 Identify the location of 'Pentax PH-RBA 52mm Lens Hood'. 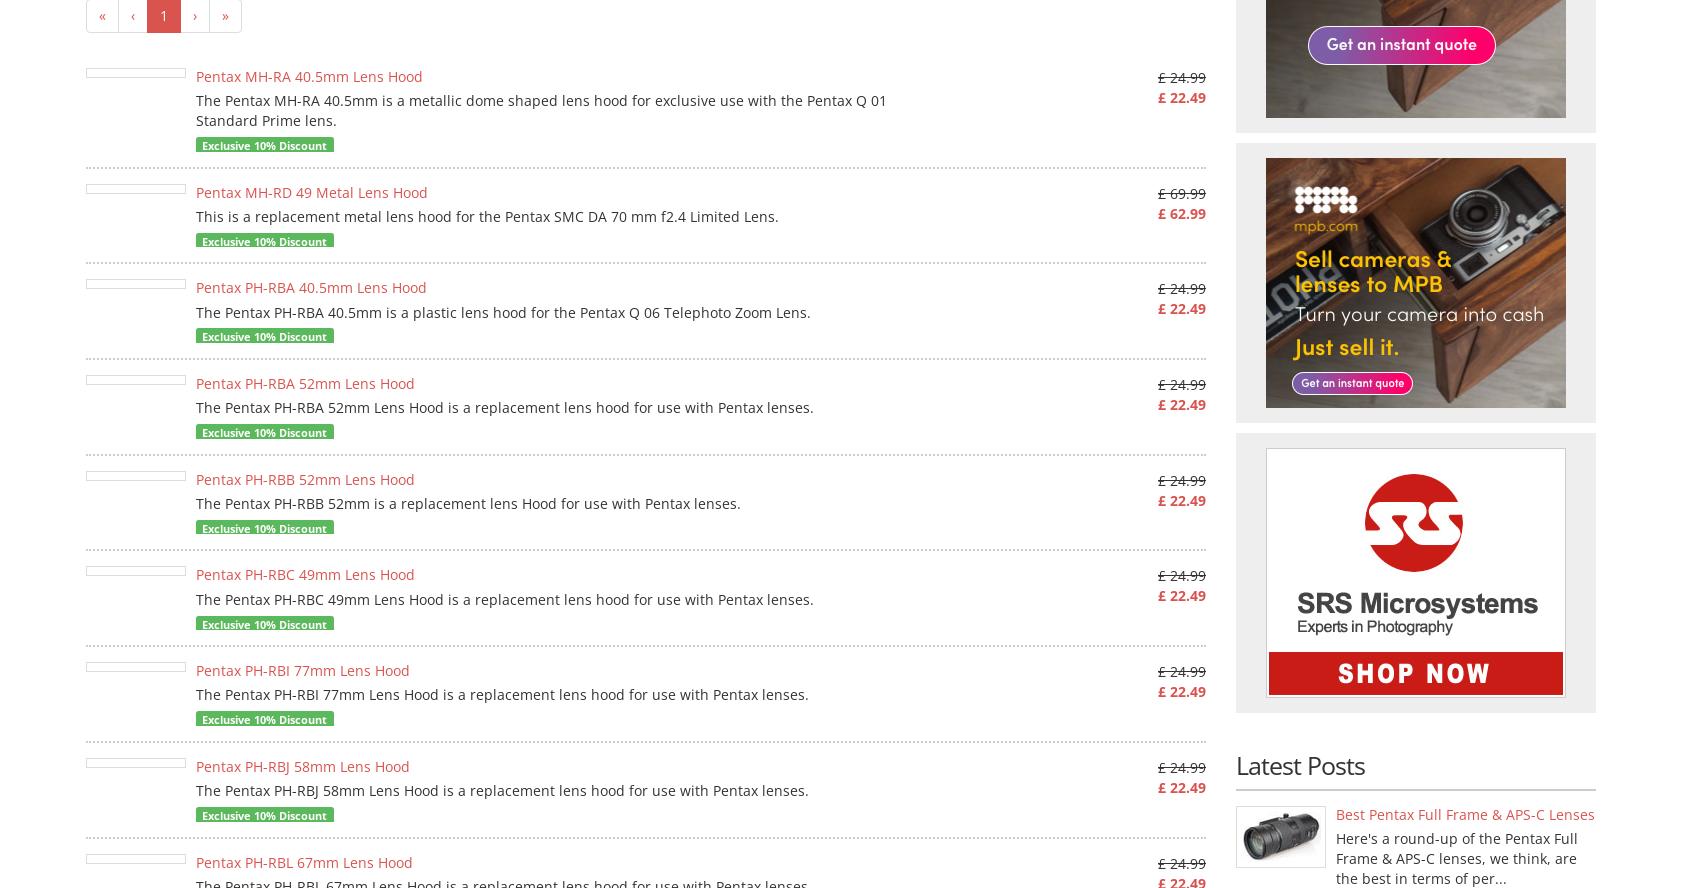
(194, 383).